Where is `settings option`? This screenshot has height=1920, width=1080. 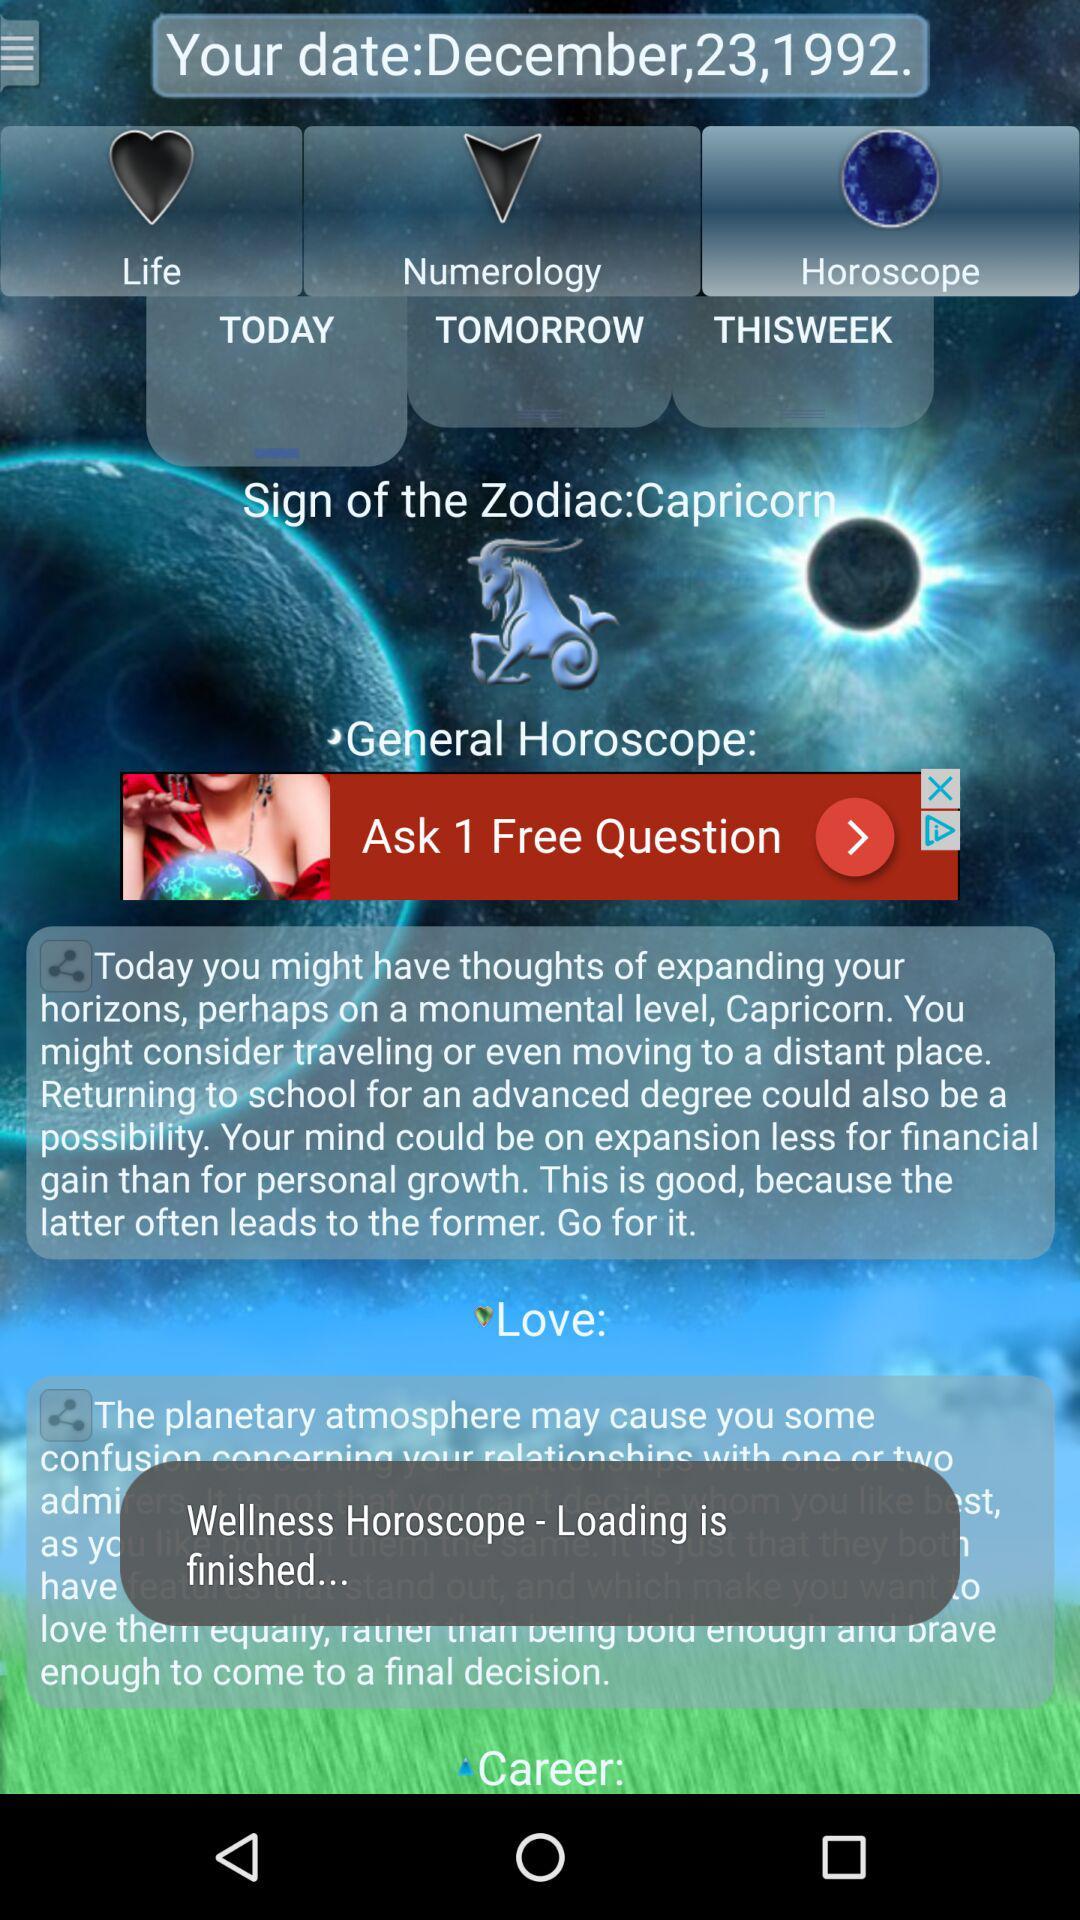
settings option is located at coordinates (22, 52).